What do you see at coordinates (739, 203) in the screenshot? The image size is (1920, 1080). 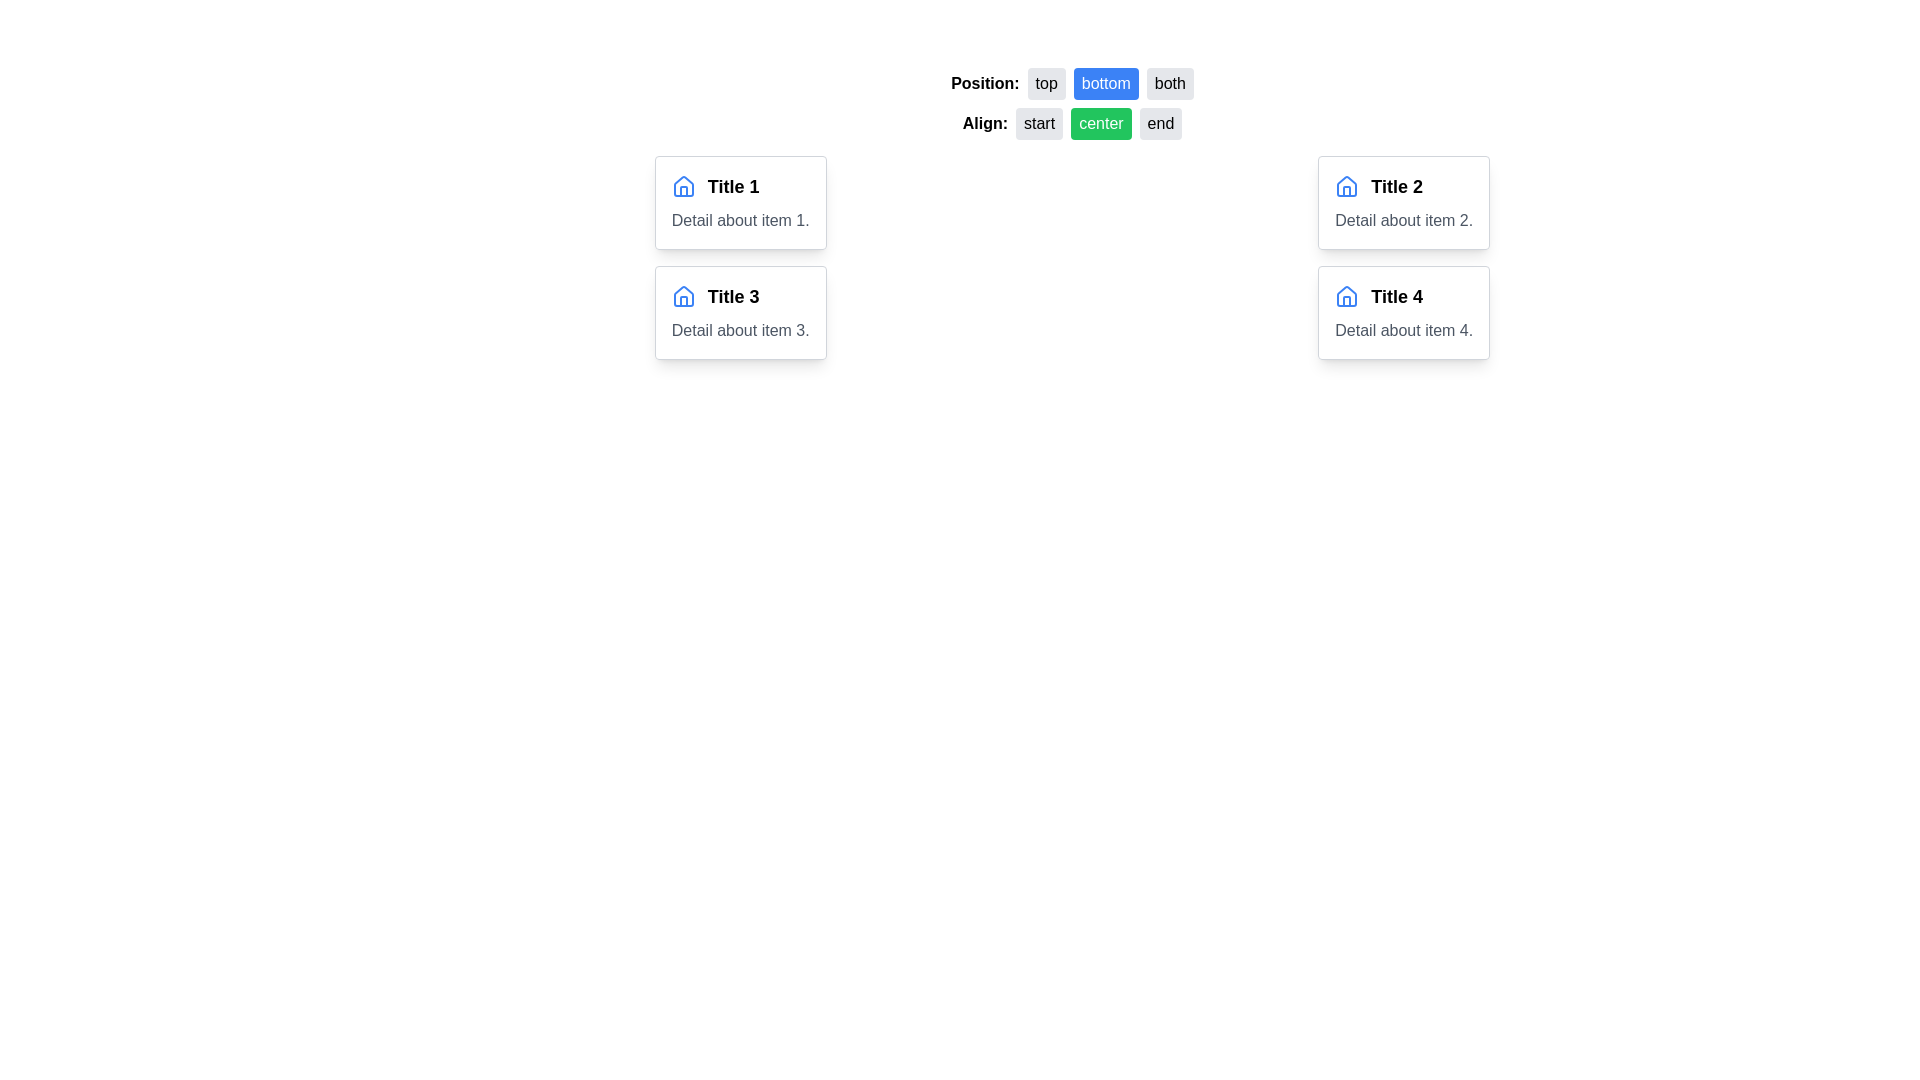 I see `the Information card displaying 'Title 1' with a house icon in the top left corner` at bounding box center [739, 203].